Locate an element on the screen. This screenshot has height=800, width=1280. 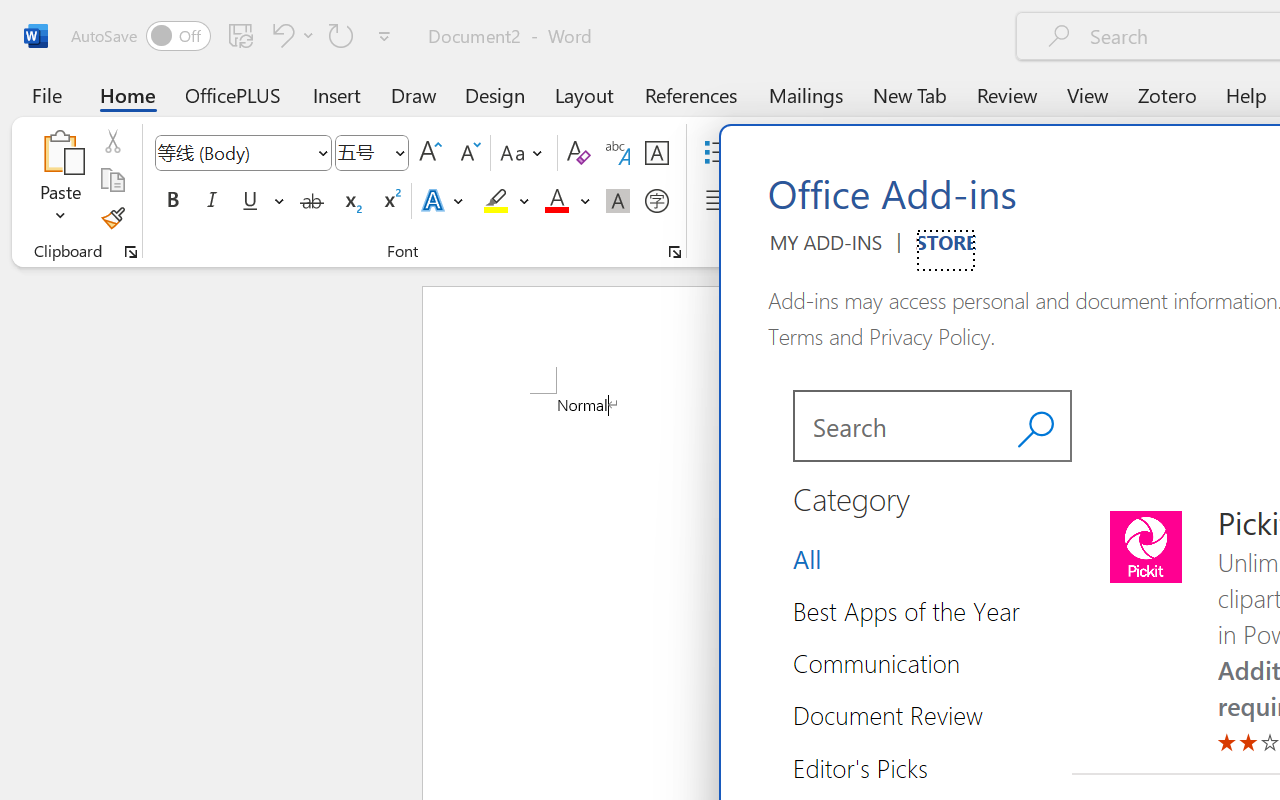
'View' is located at coordinates (1087, 94).